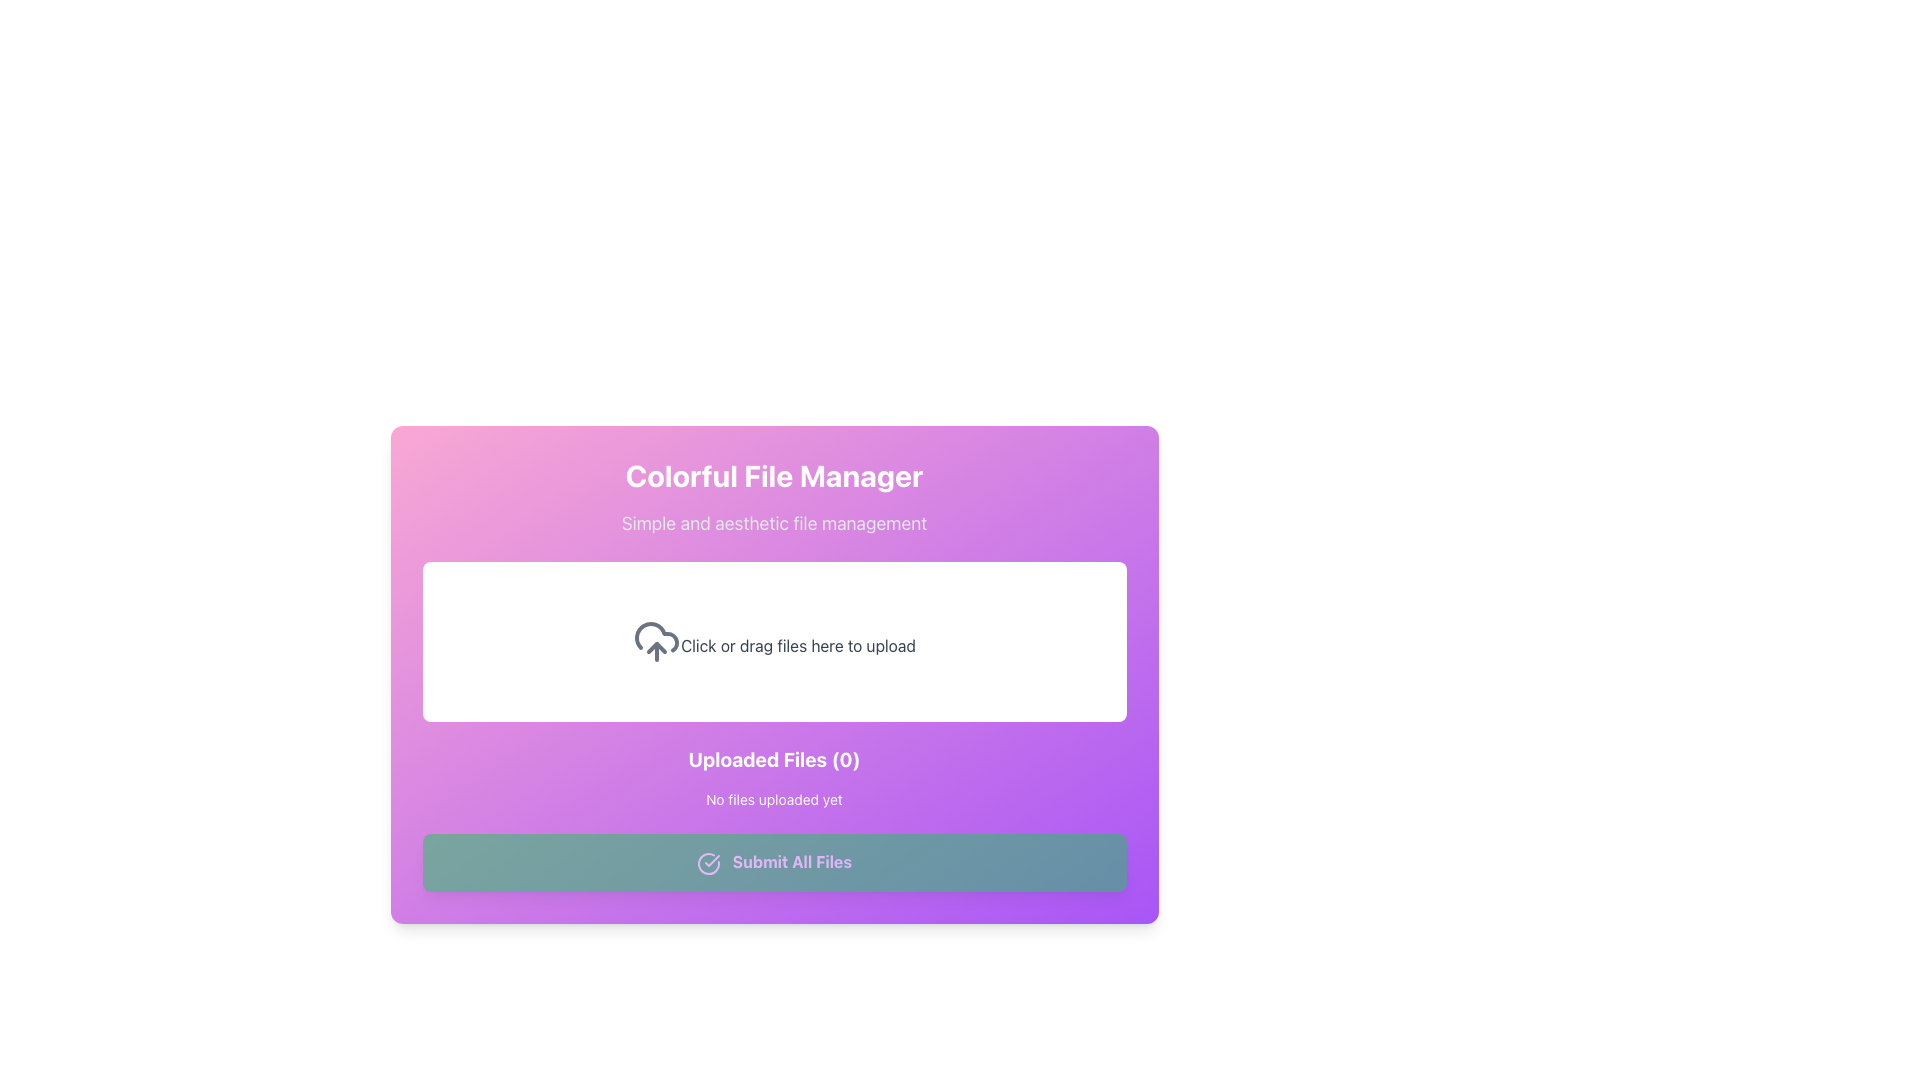 Image resolution: width=1920 pixels, height=1080 pixels. Describe the element at coordinates (773, 861) in the screenshot. I see `the green rectangular button labeled 'Submit All Files' with a checkmark icon to initiate the file submission` at that location.